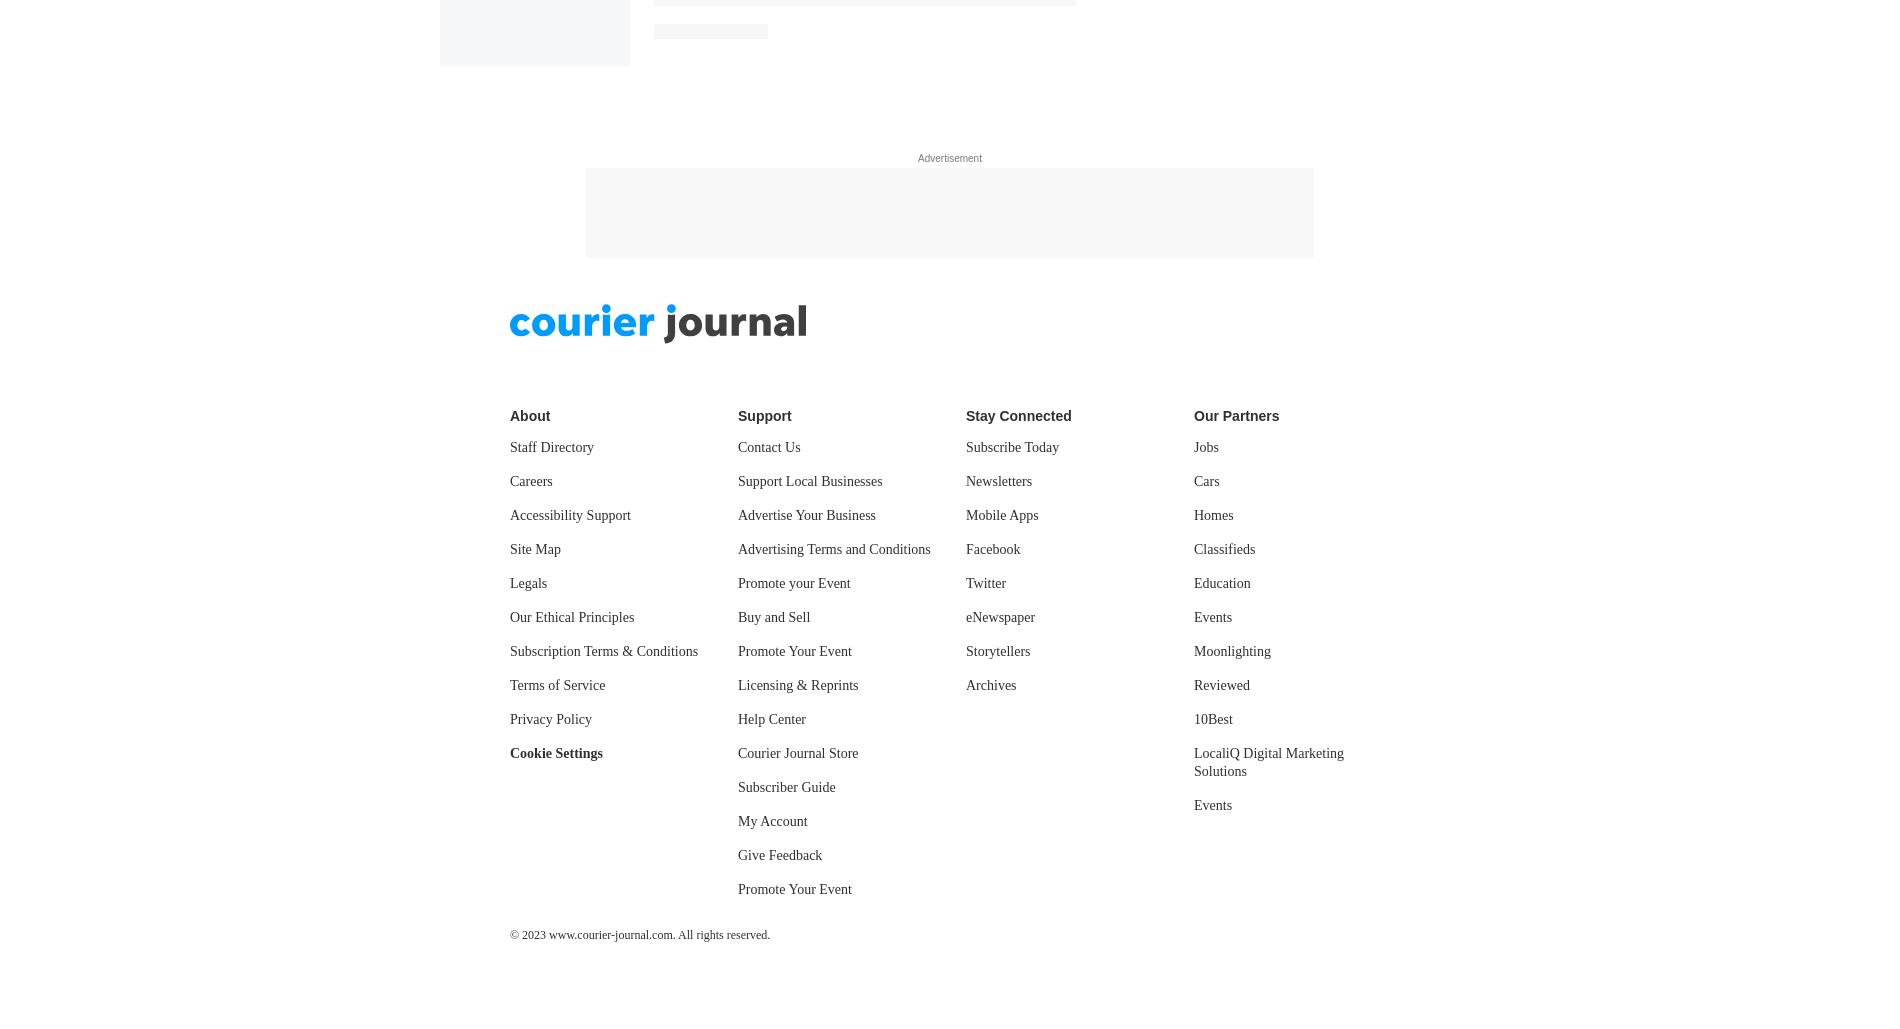 The image size is (1900, 1029). I want to click on 'Terms of Service', so click(557, 124).